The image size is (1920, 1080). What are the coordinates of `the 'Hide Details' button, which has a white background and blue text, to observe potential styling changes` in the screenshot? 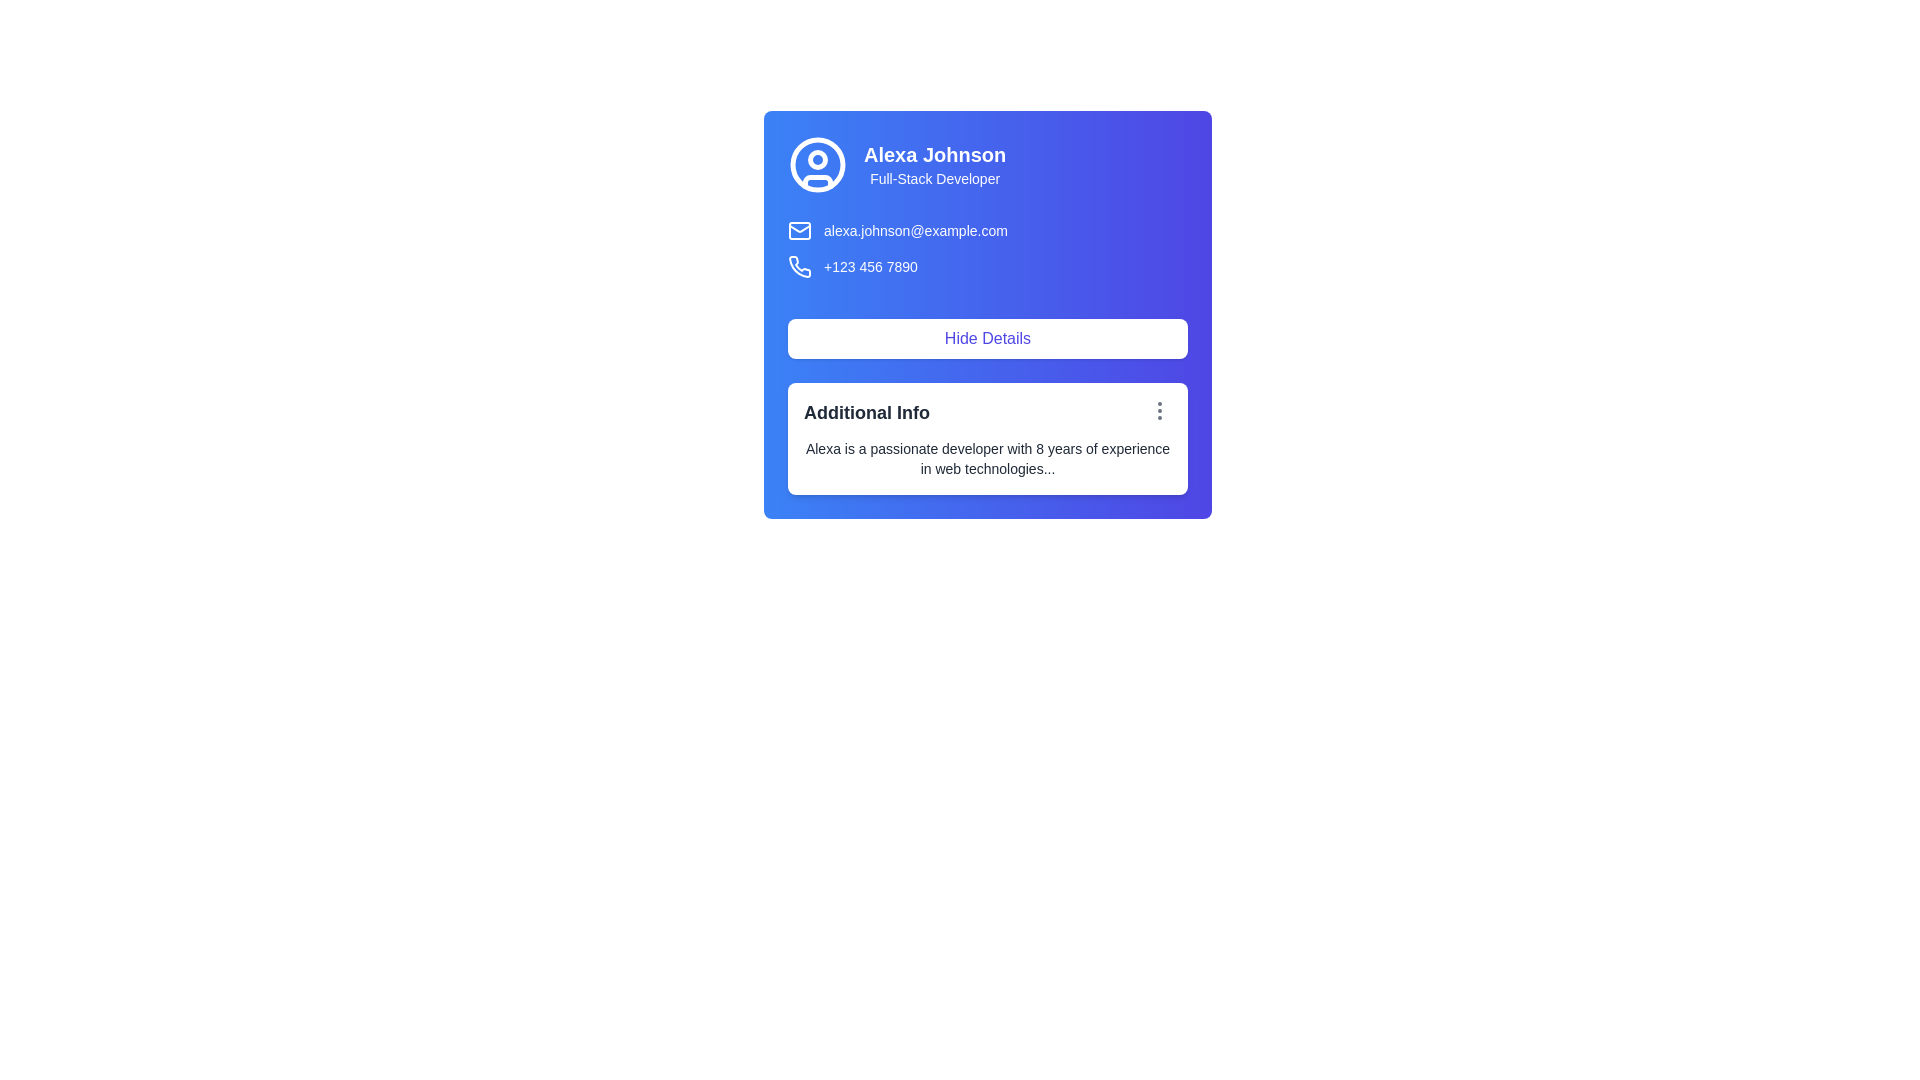 It's located at (988, 330).